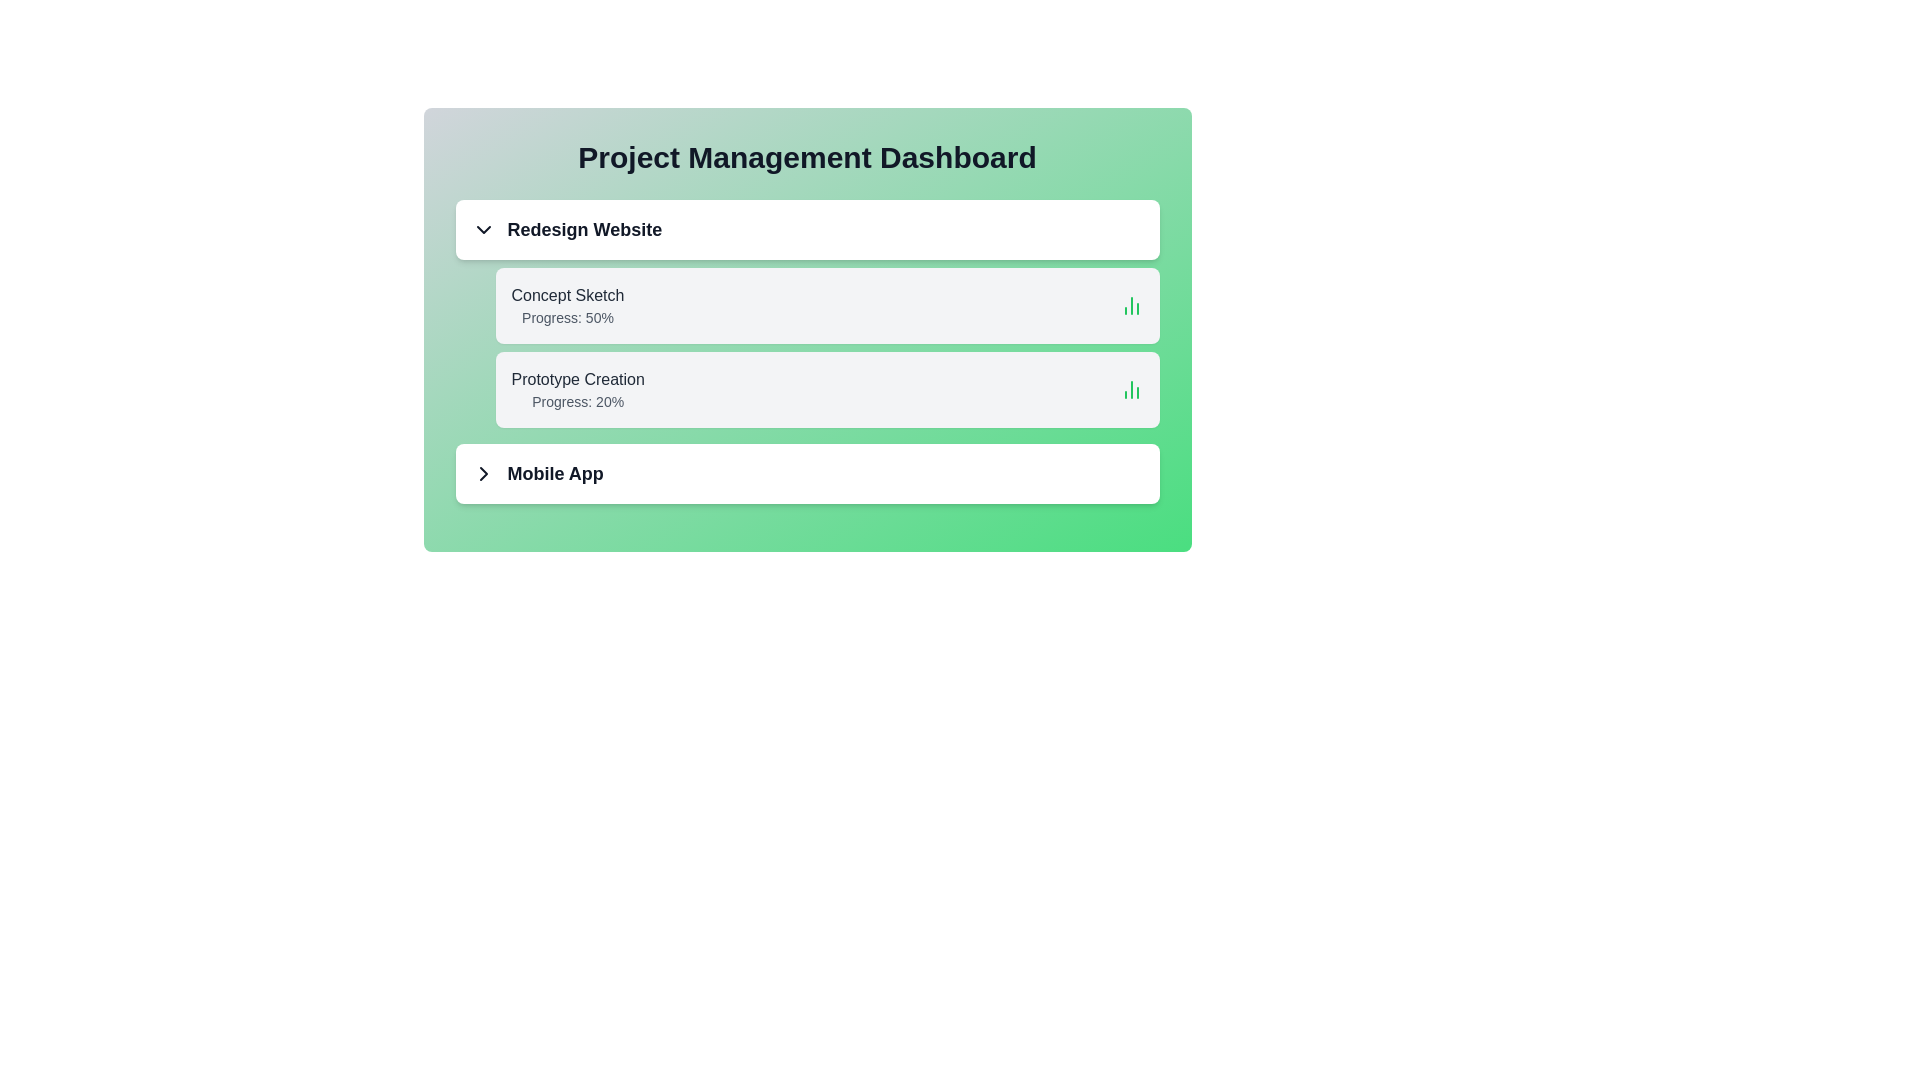  Describe the element at coordinates (1131, 305) in the screenshot. I see `the progress icon next to the task 'Concept Sketch' to view additional insights or actions` at that location.